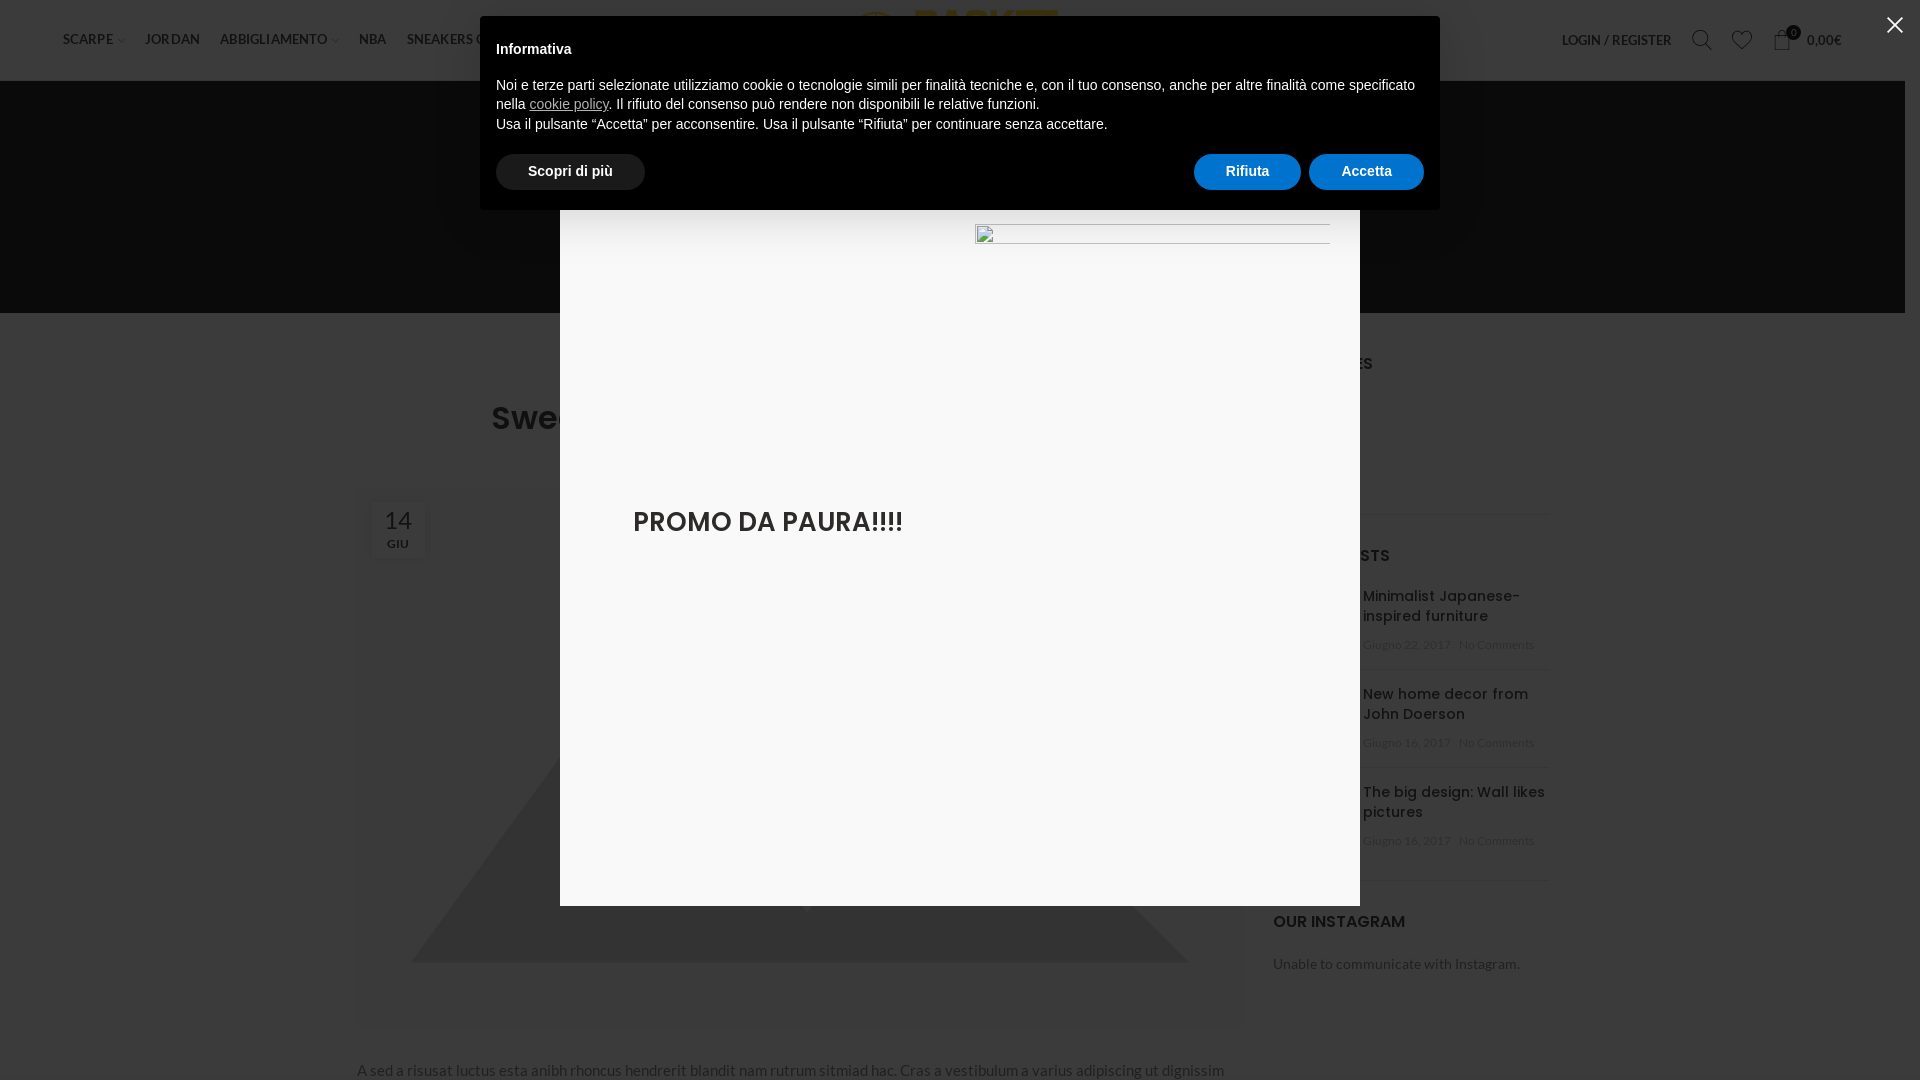 The image size is (1920, 1080). What do you see at coordinates (1617, 39) in the screenshot?
I see `'LOGIN / REGISTER'` at bounding box center [1617, 39].